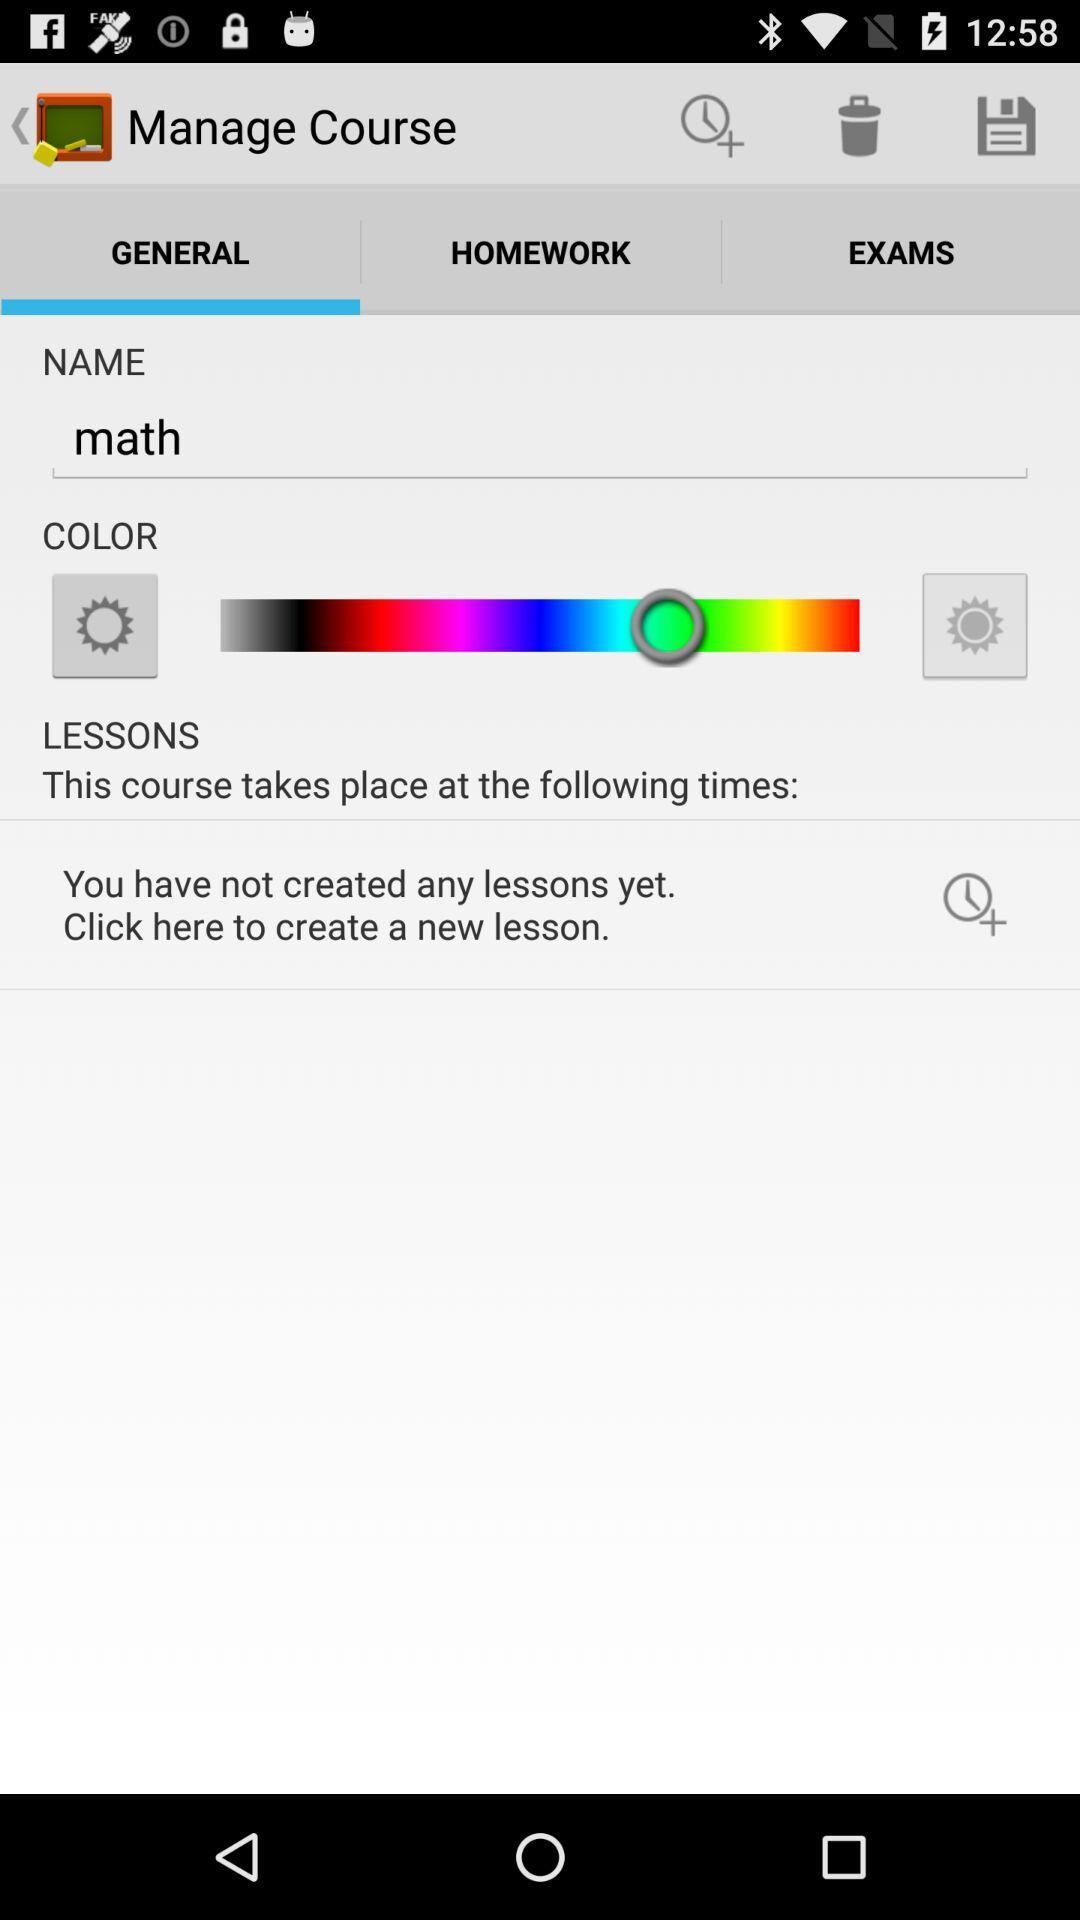 This screenshot has width=1080, height=1920. What do you see at coordinates (974, 669) in the screenshot?
I see `the weather icon` at bounding box center [974, 669].